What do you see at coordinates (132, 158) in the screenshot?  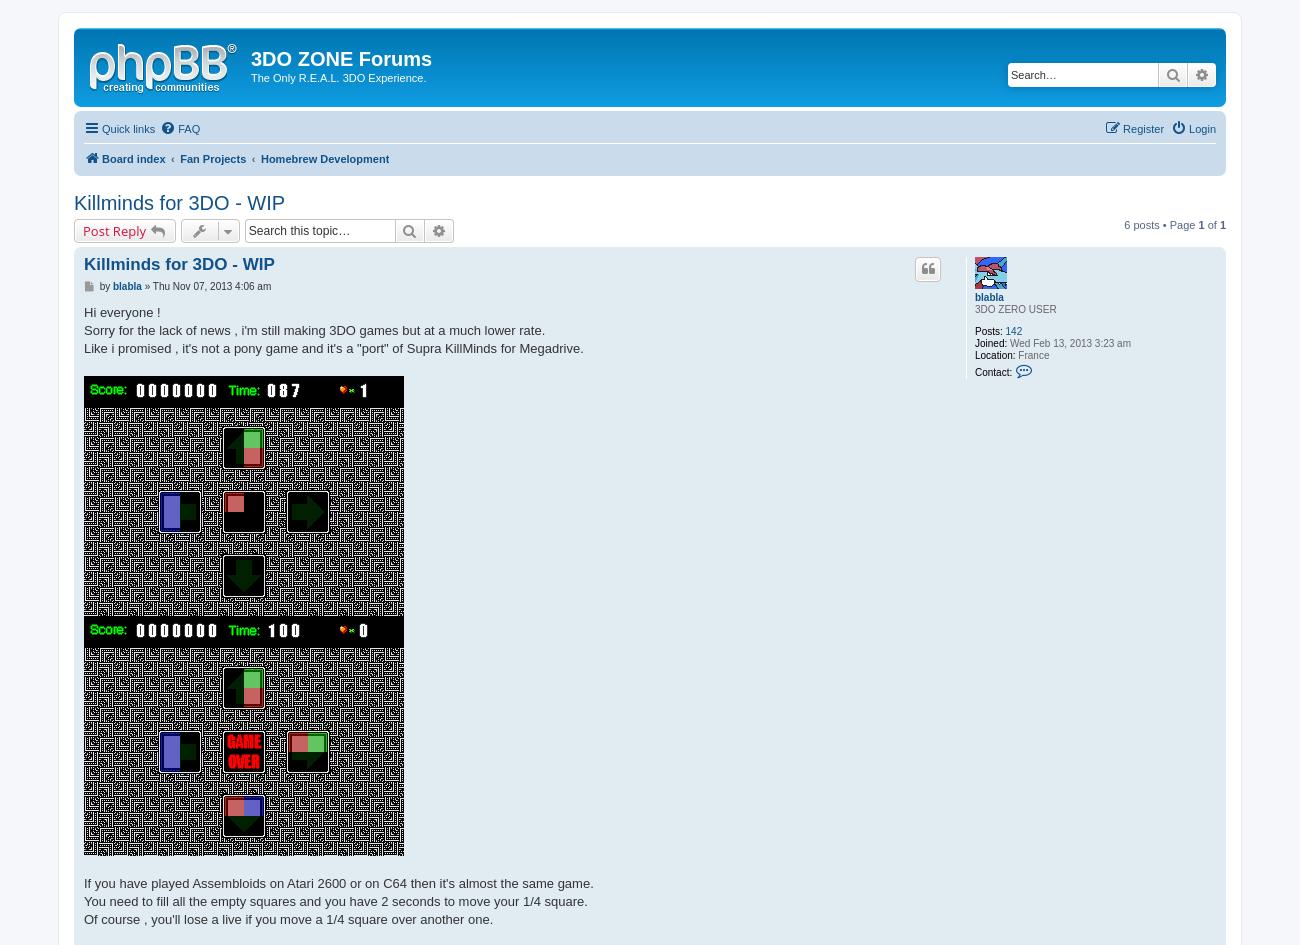 I see `'Board index'` at bounding box center [132, 158].